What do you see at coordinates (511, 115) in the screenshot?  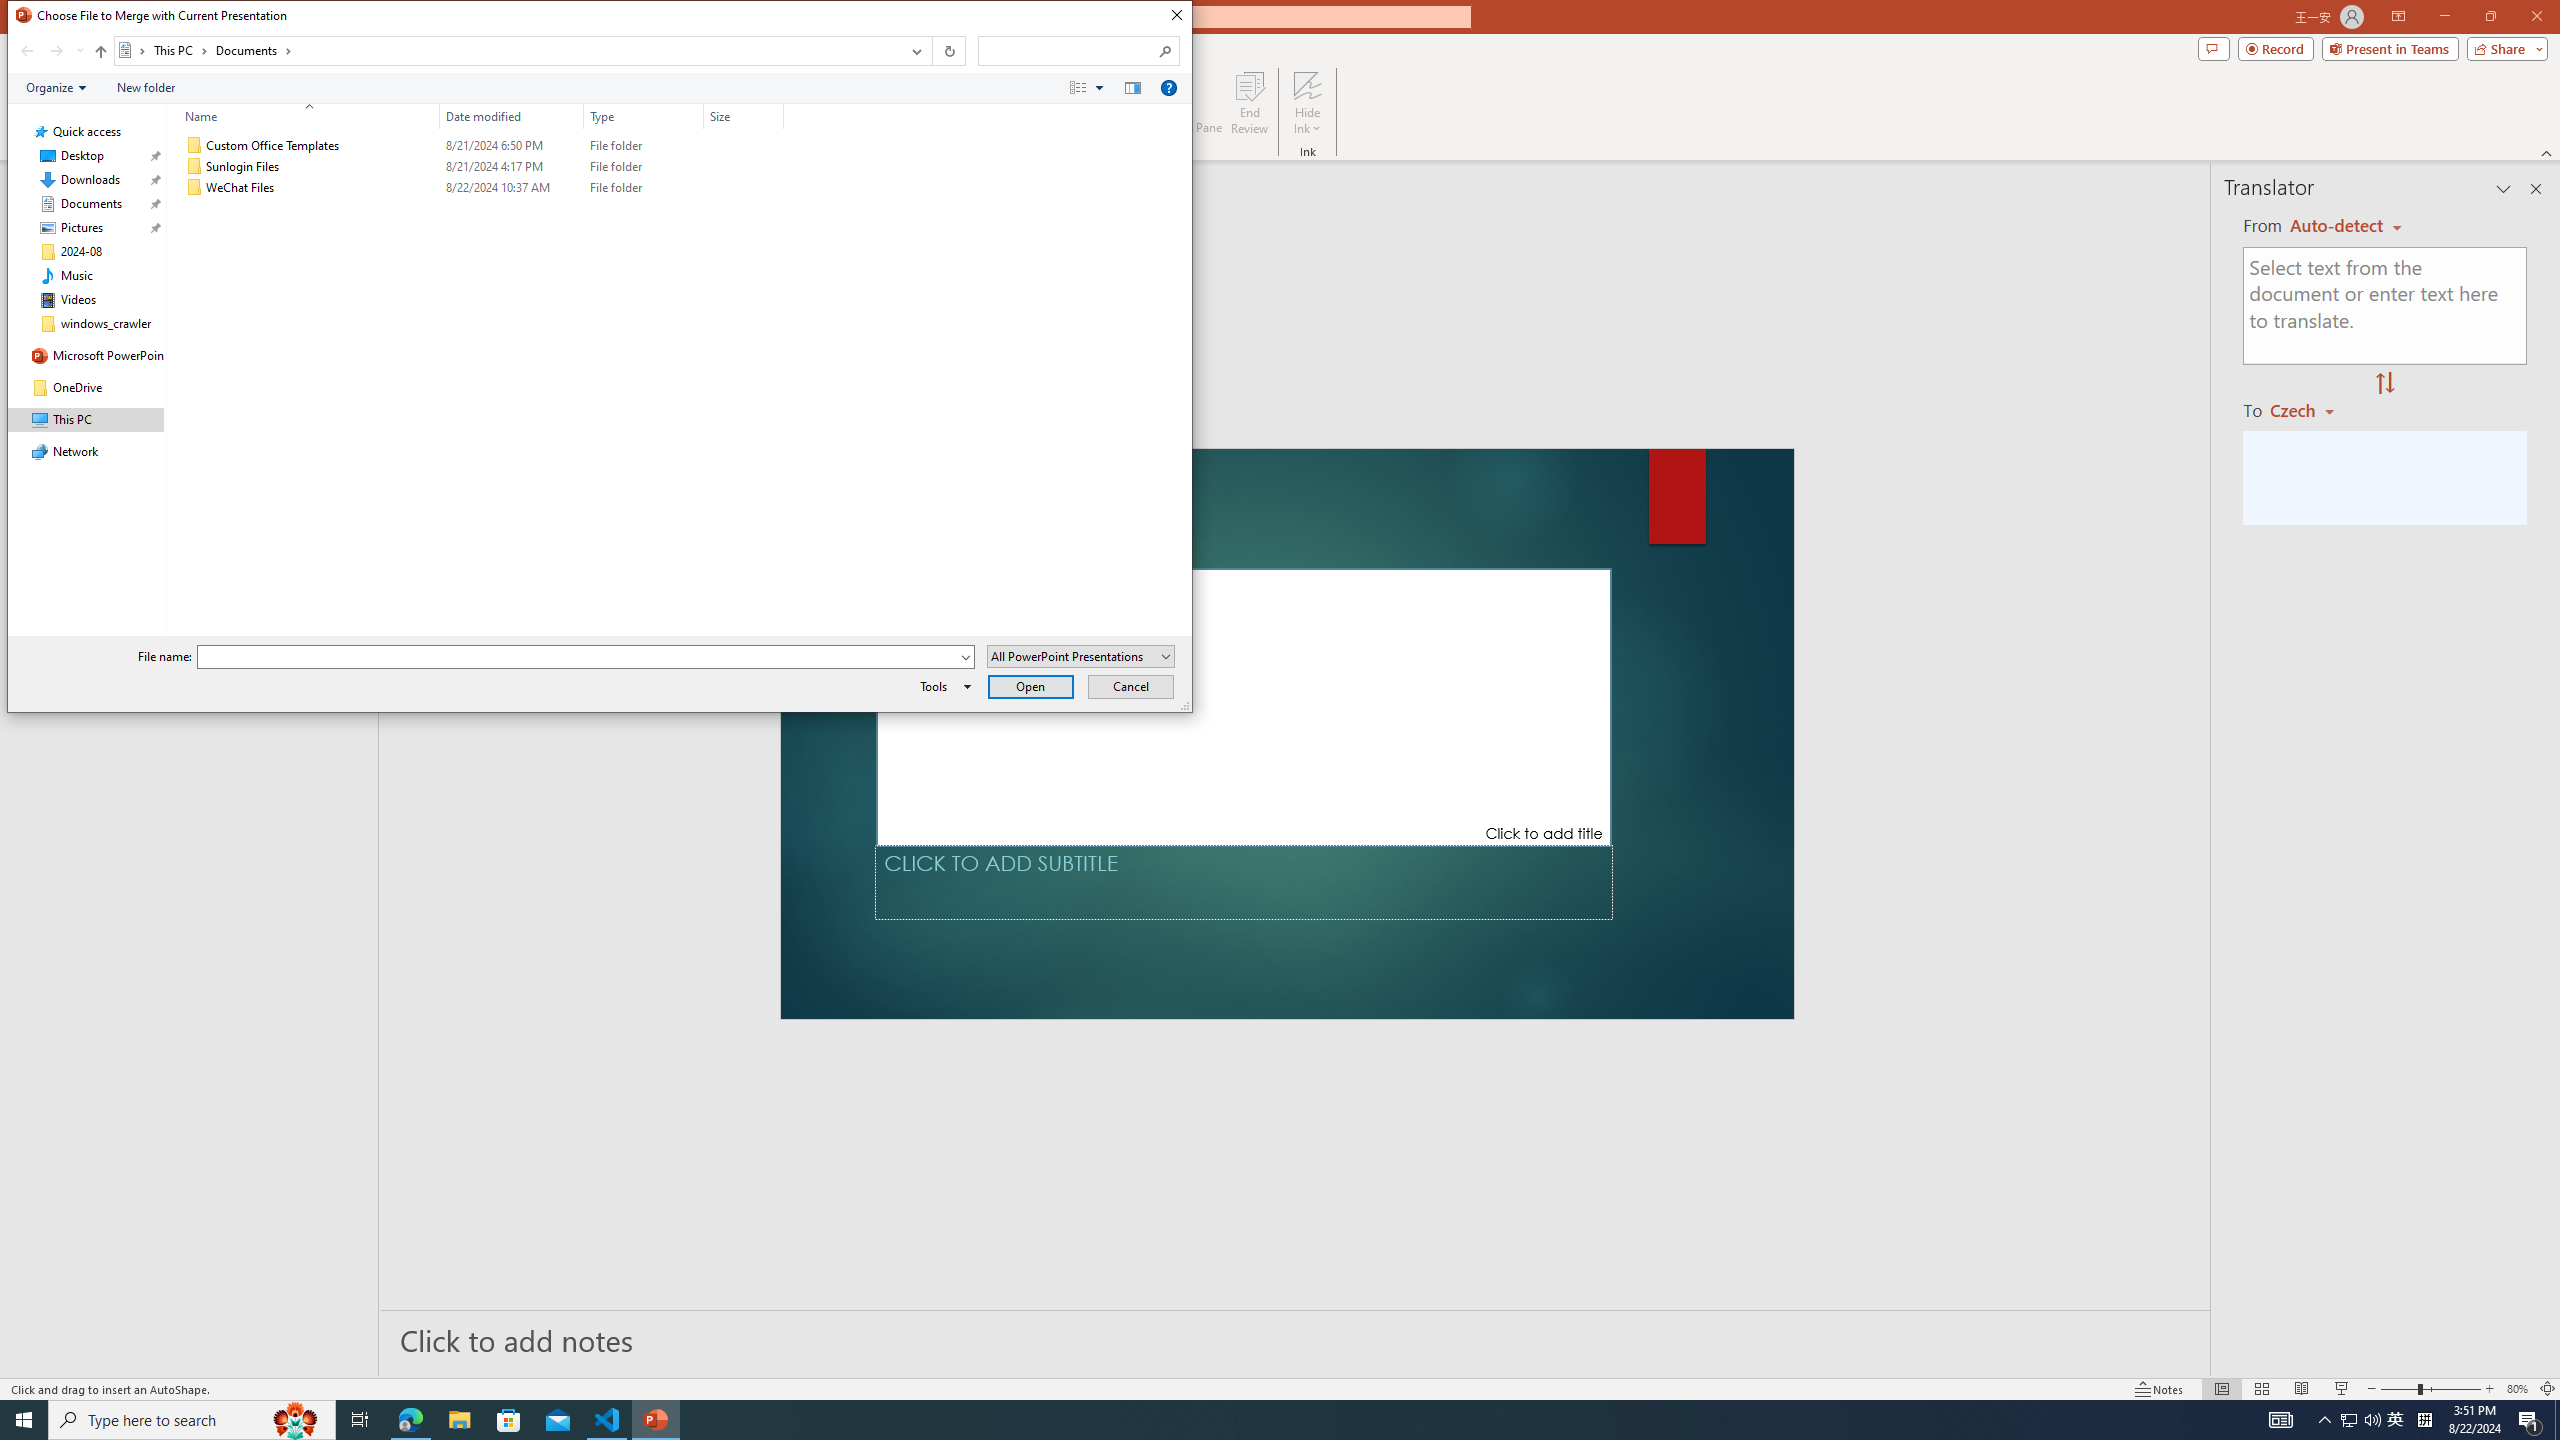 I see `'Date modified'` at bounding box center [511, 115].